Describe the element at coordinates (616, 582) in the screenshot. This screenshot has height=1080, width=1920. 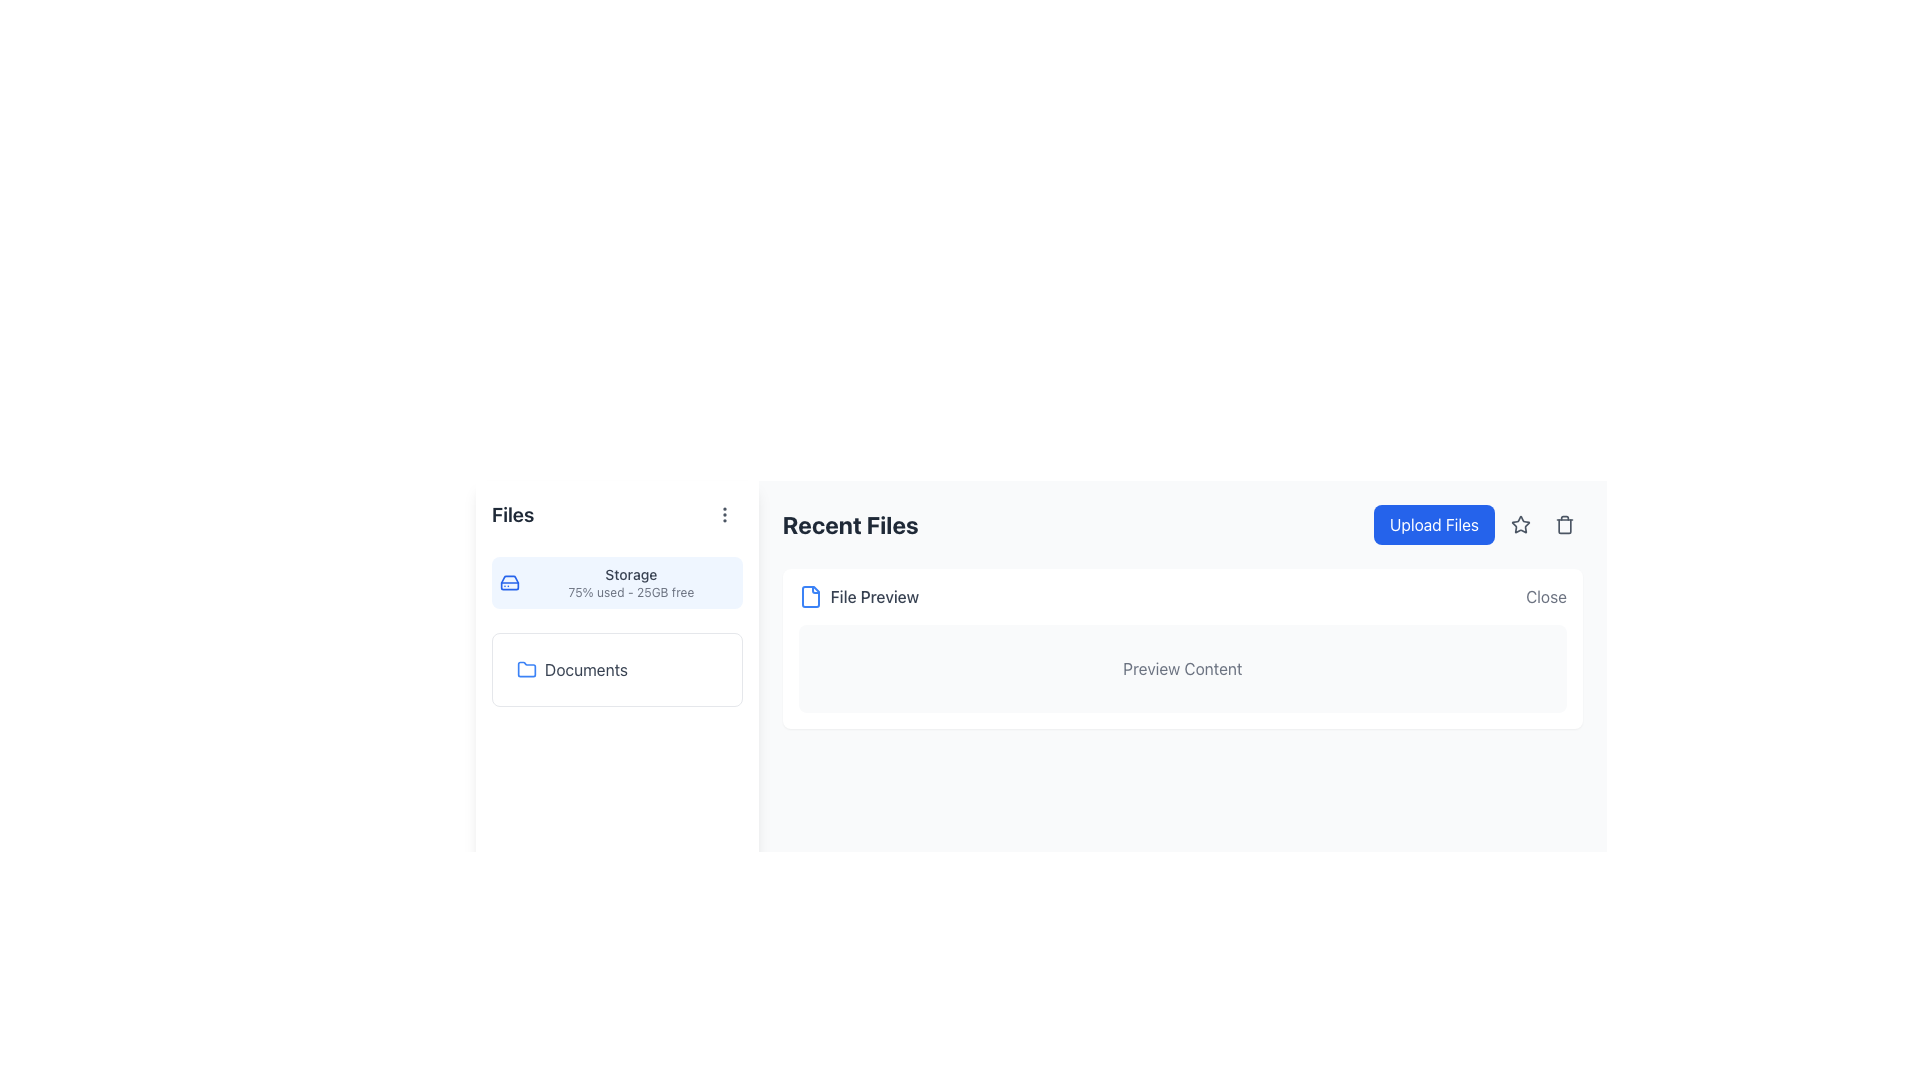
I see `the storage usage summary text block located under the 'Files' header for more details` at that location.